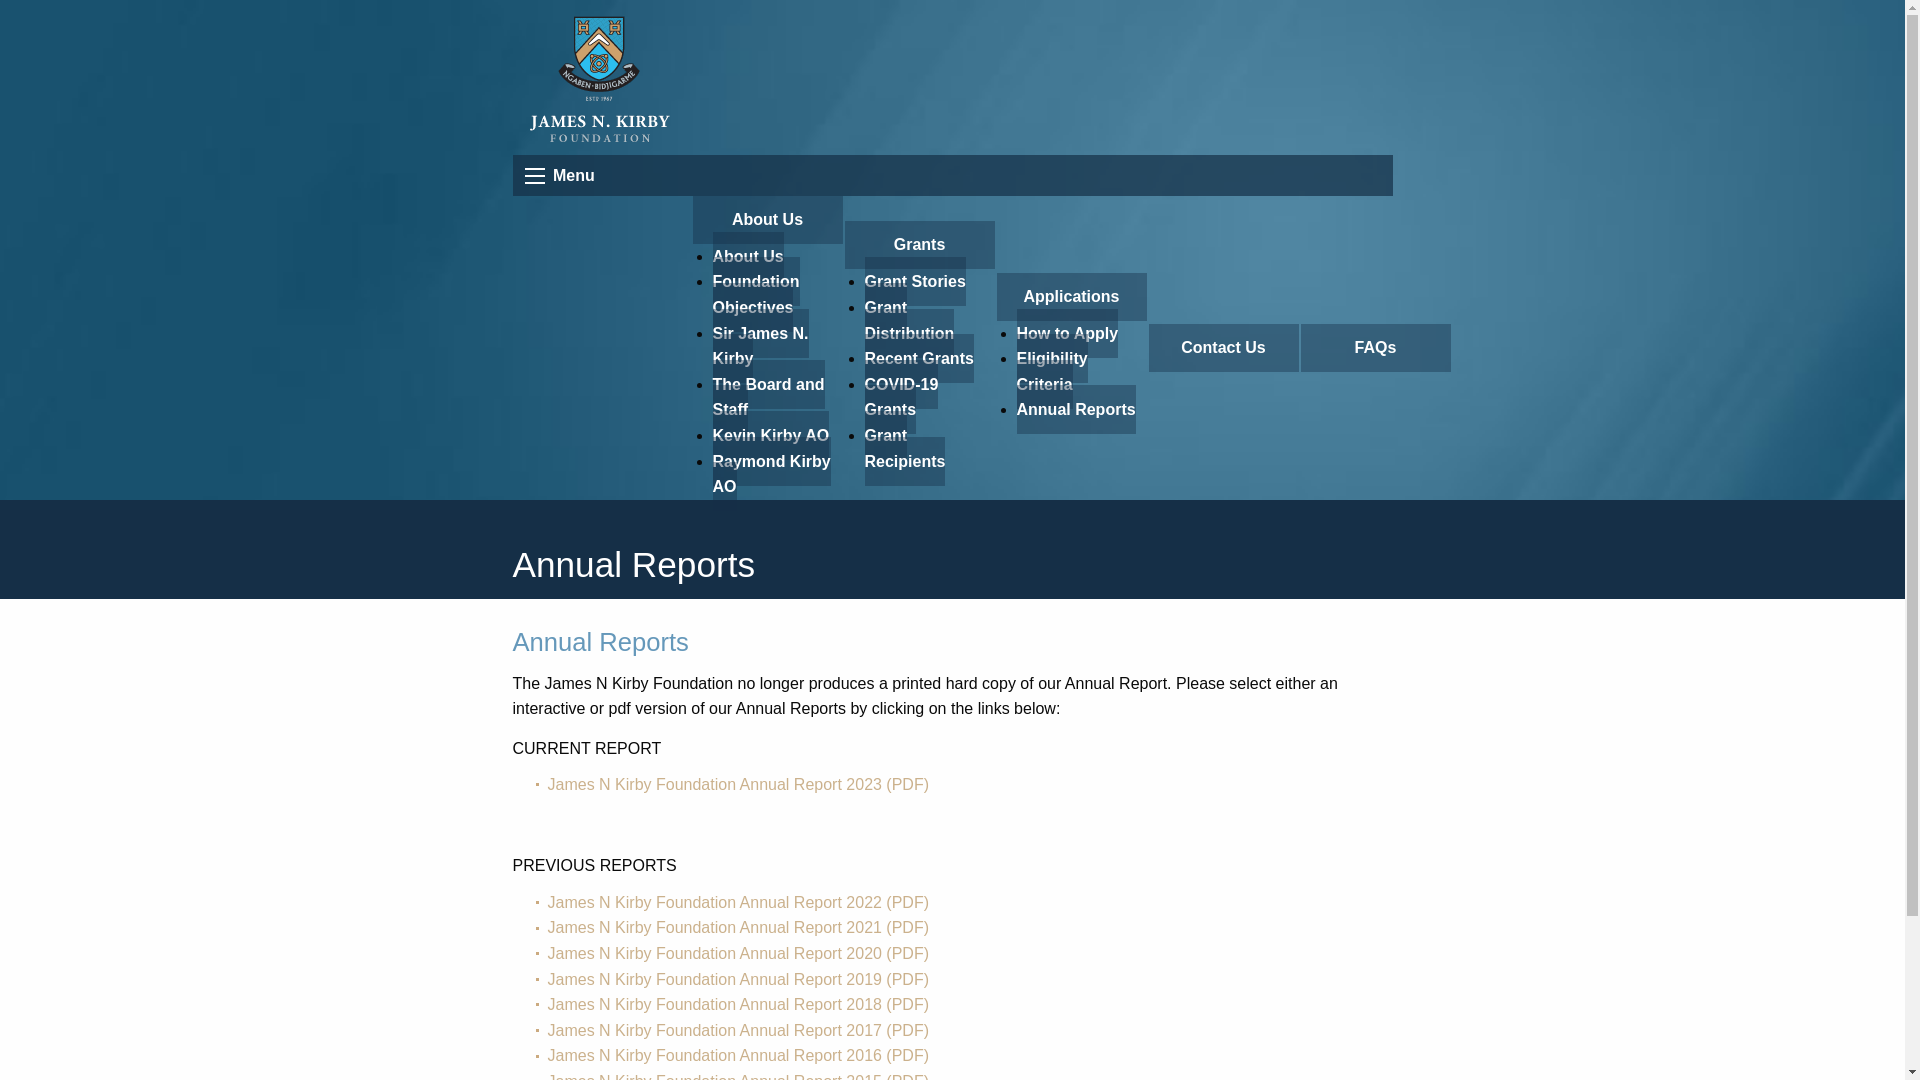 The image size is (1920, 1080). Describe the element at coordinates (917, 357) in the screenshot. I see `'Recent Grants'` at that location.